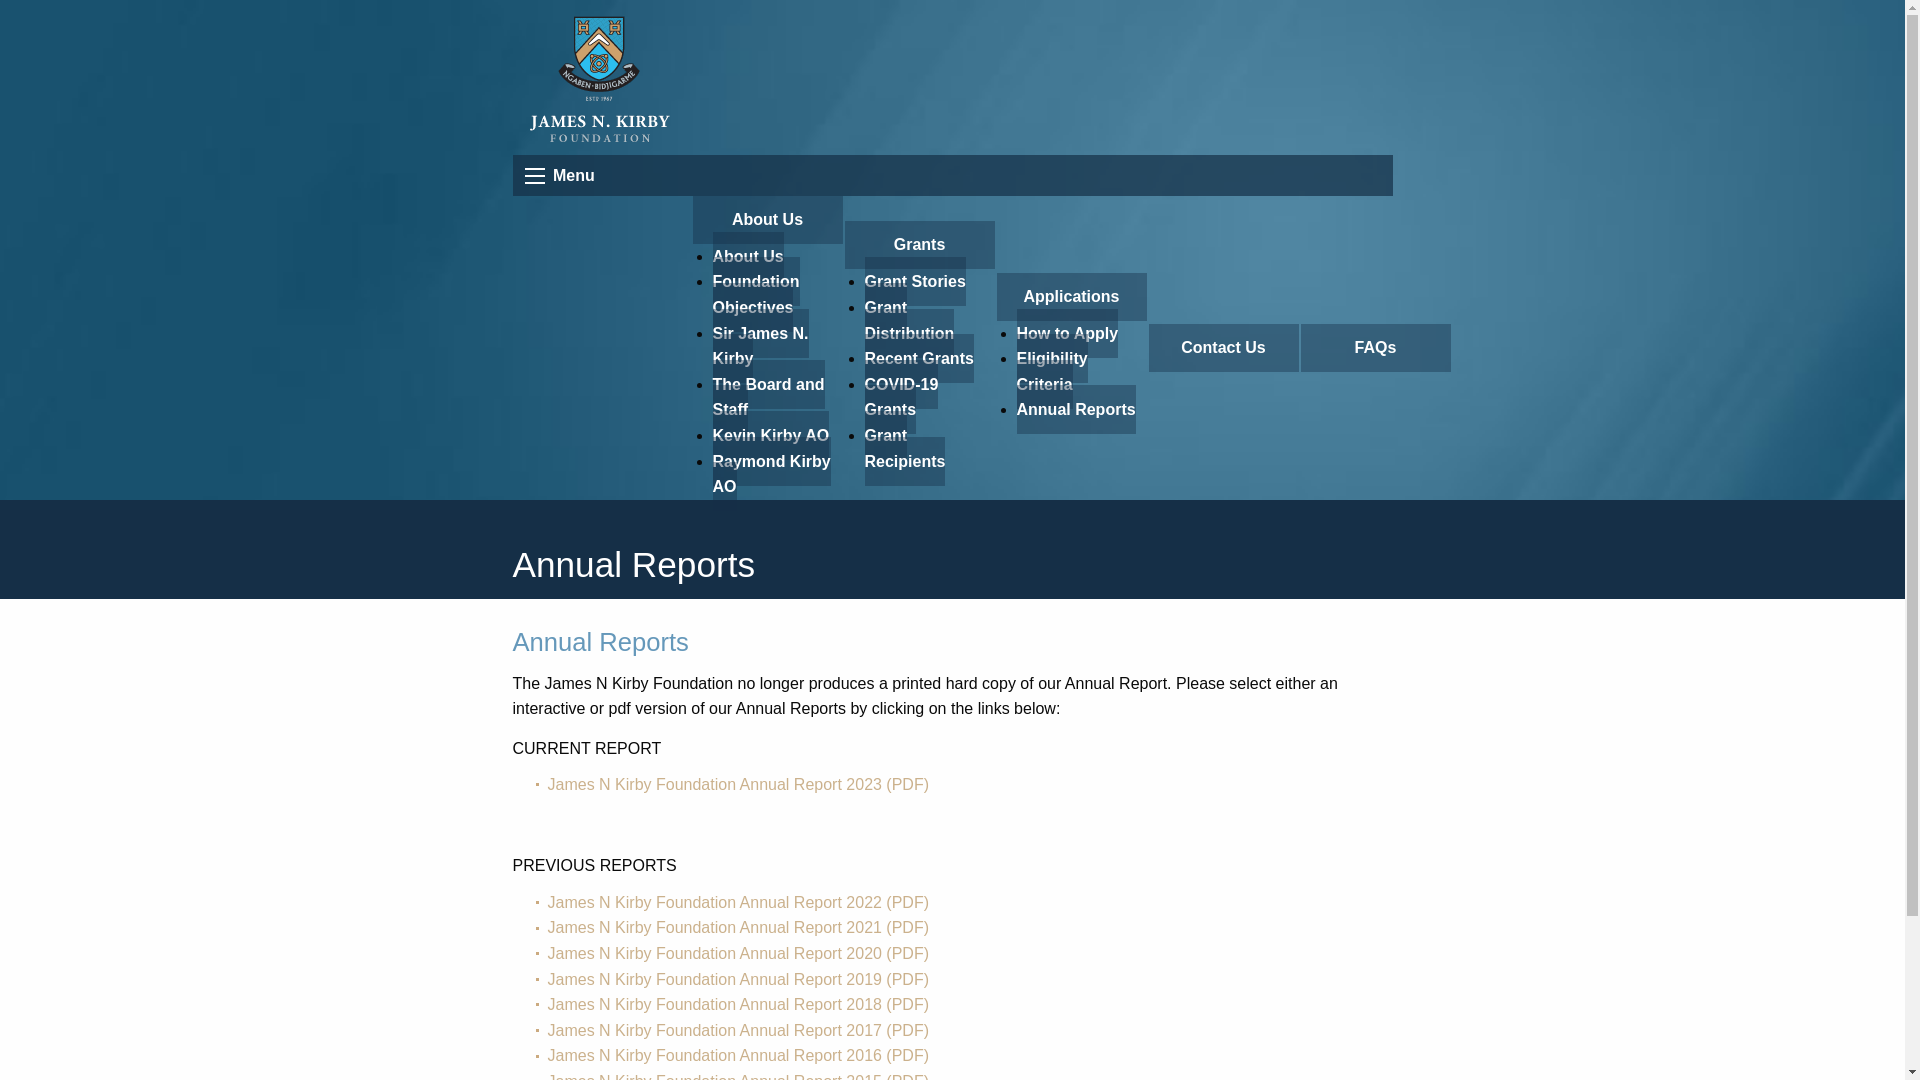 The image size is (1920, 1080). Describe the element at coordinates (917, 357) in the screenshot. I see `'Recent Grants'` at that location.